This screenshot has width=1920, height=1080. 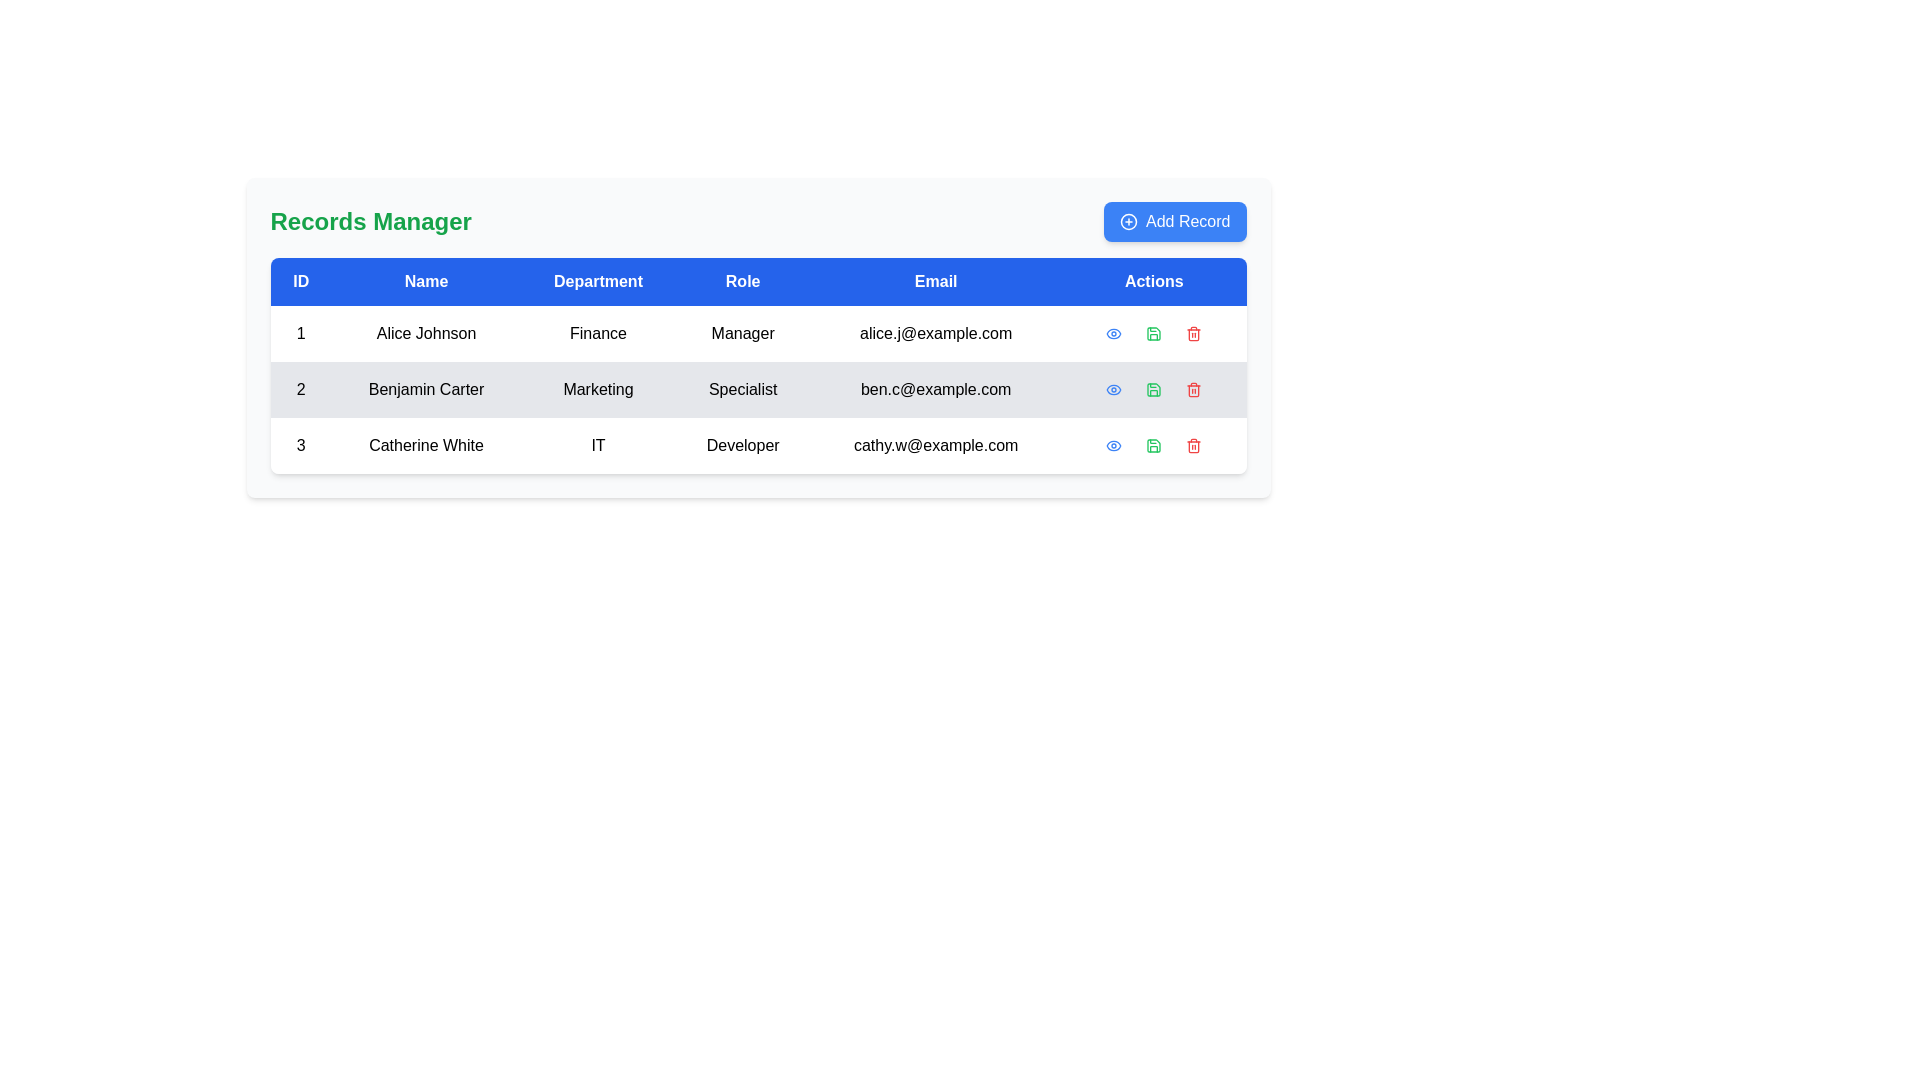 What do you see at coordinates (425, 333) in the screenshot?
I see `the text label displaying 'Alice Johnson' located in the first row under the 'Name' column of the data table` at bounding box center [425, 333].